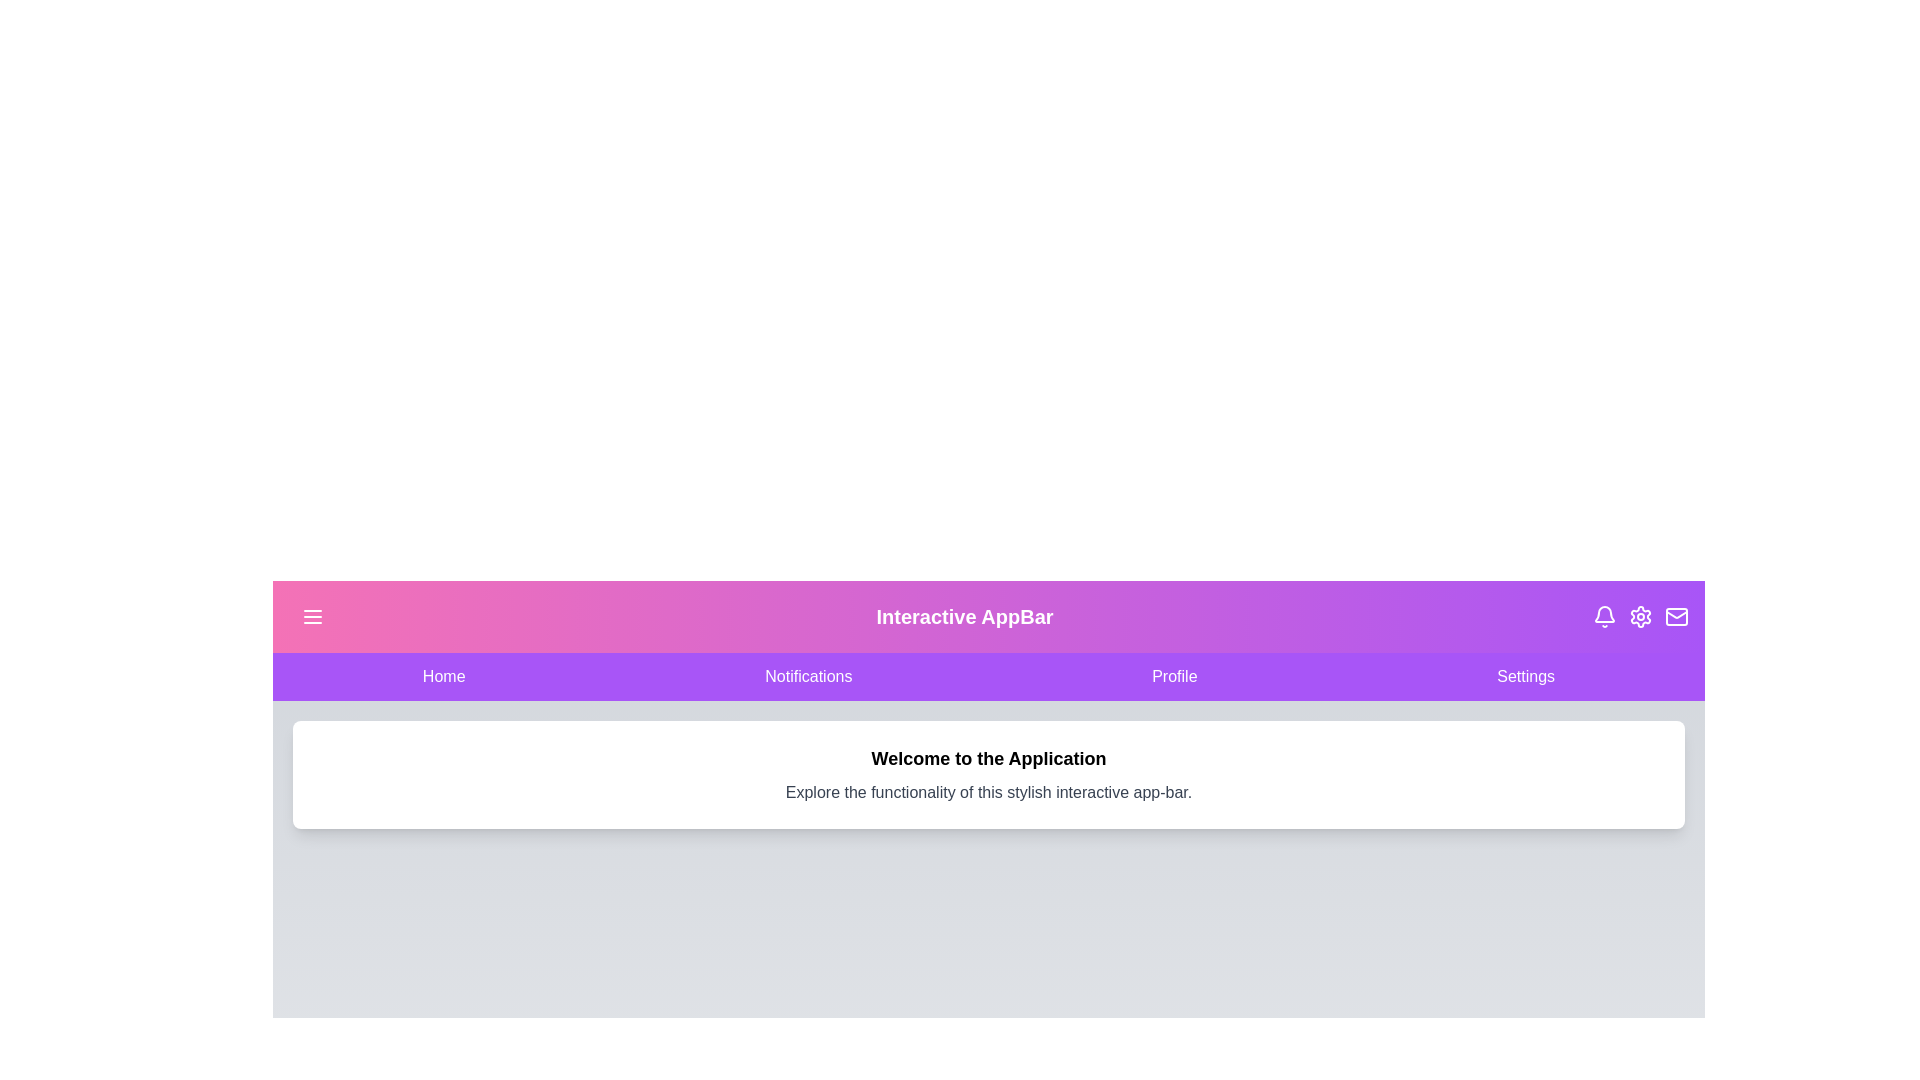  What do you see at coordinates (1525, 676) in the screenshot?
I see `the navigation item Settings to observe the hover effect` at bounding box center [1525, 676].